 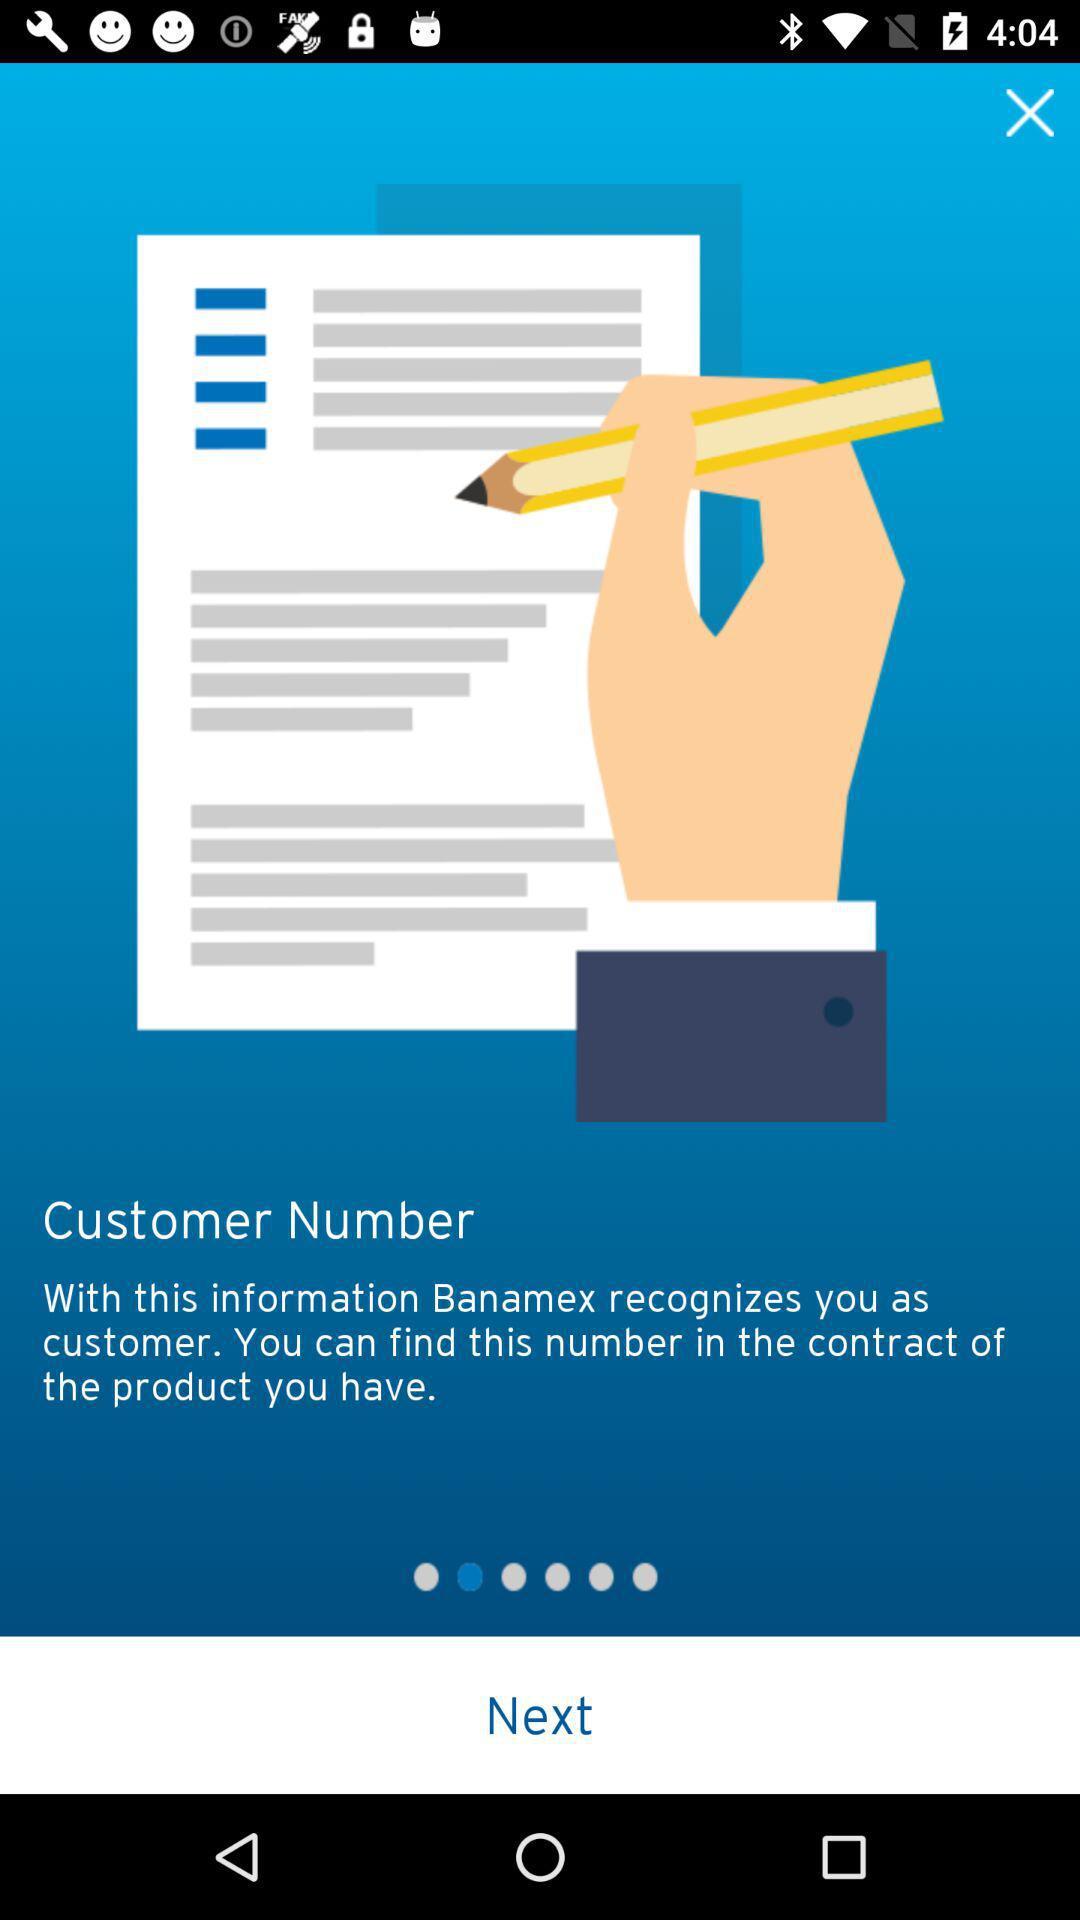 What do you see at coordinates (1030, 111) in the screenshot?
I see `the app` at bounding box center [1030, 111].